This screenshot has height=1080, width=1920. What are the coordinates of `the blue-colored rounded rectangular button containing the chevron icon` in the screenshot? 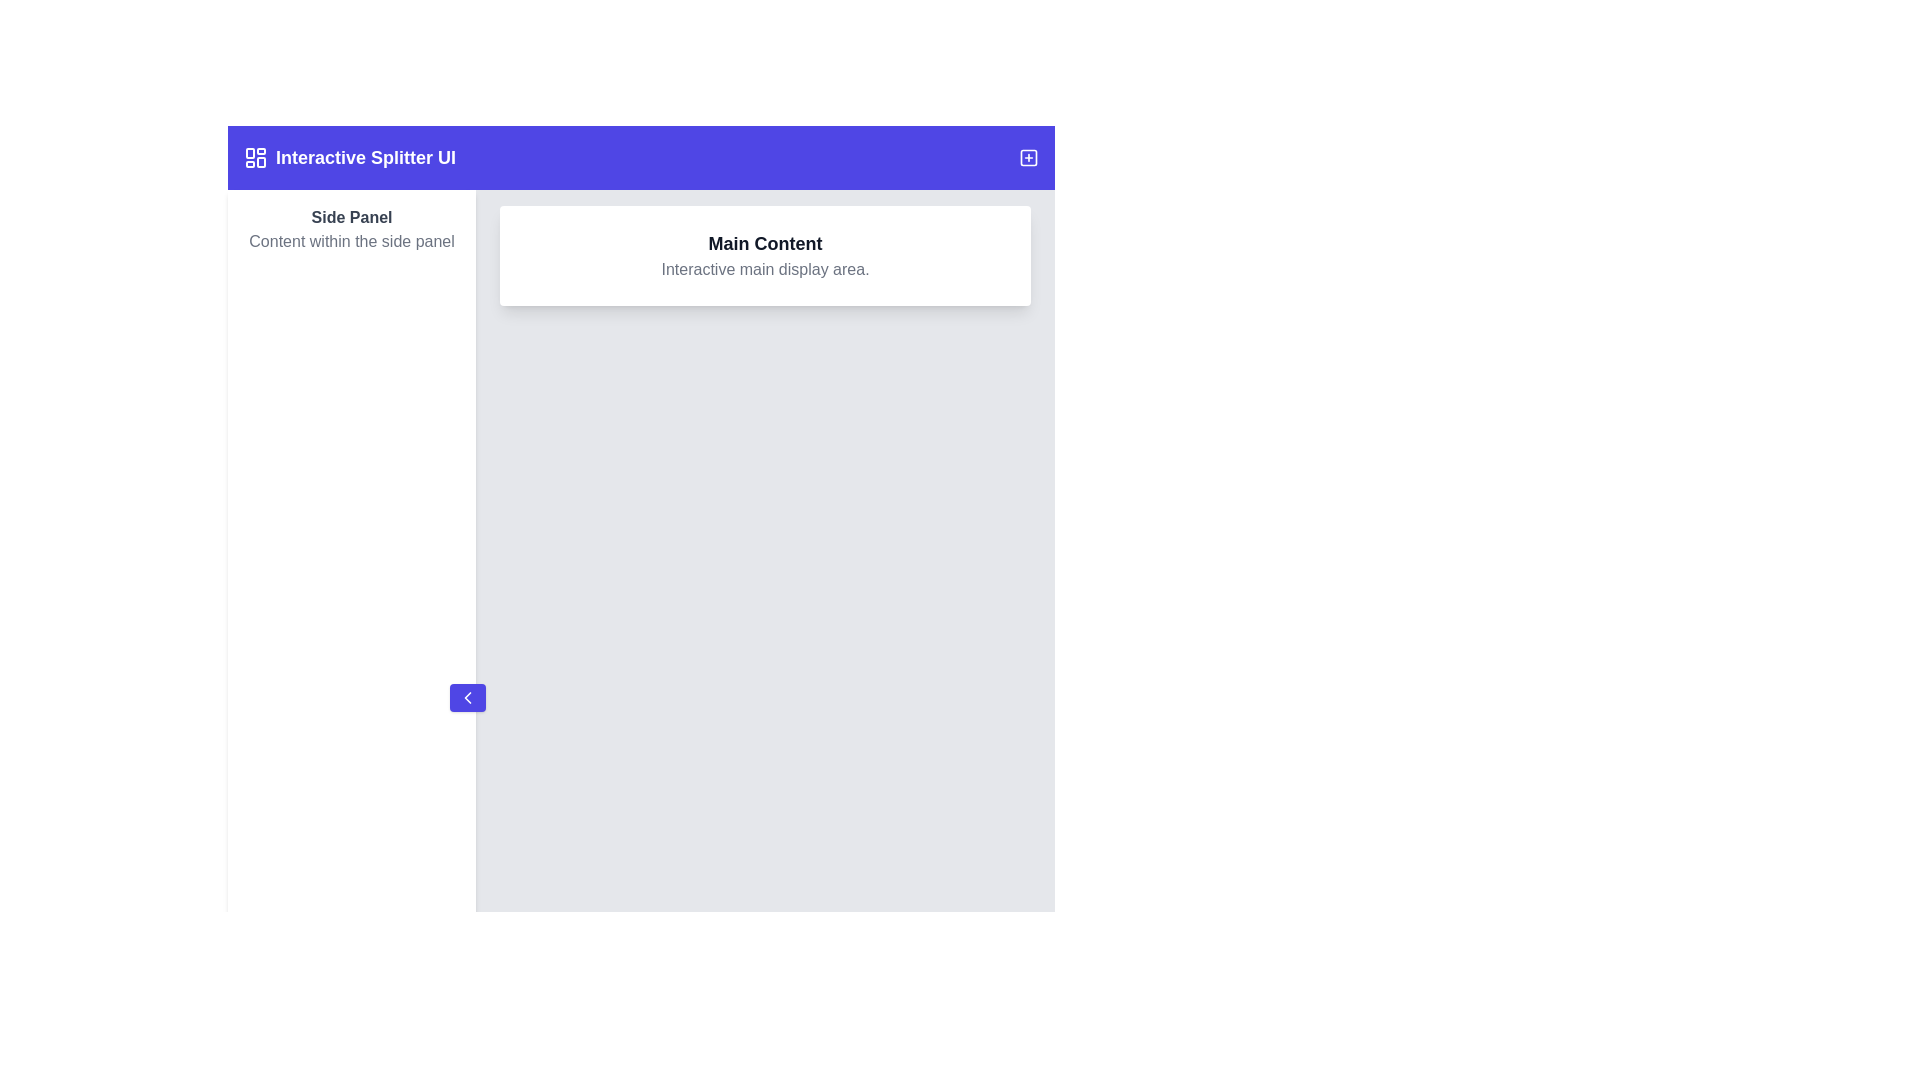 It's located at (467, 697).